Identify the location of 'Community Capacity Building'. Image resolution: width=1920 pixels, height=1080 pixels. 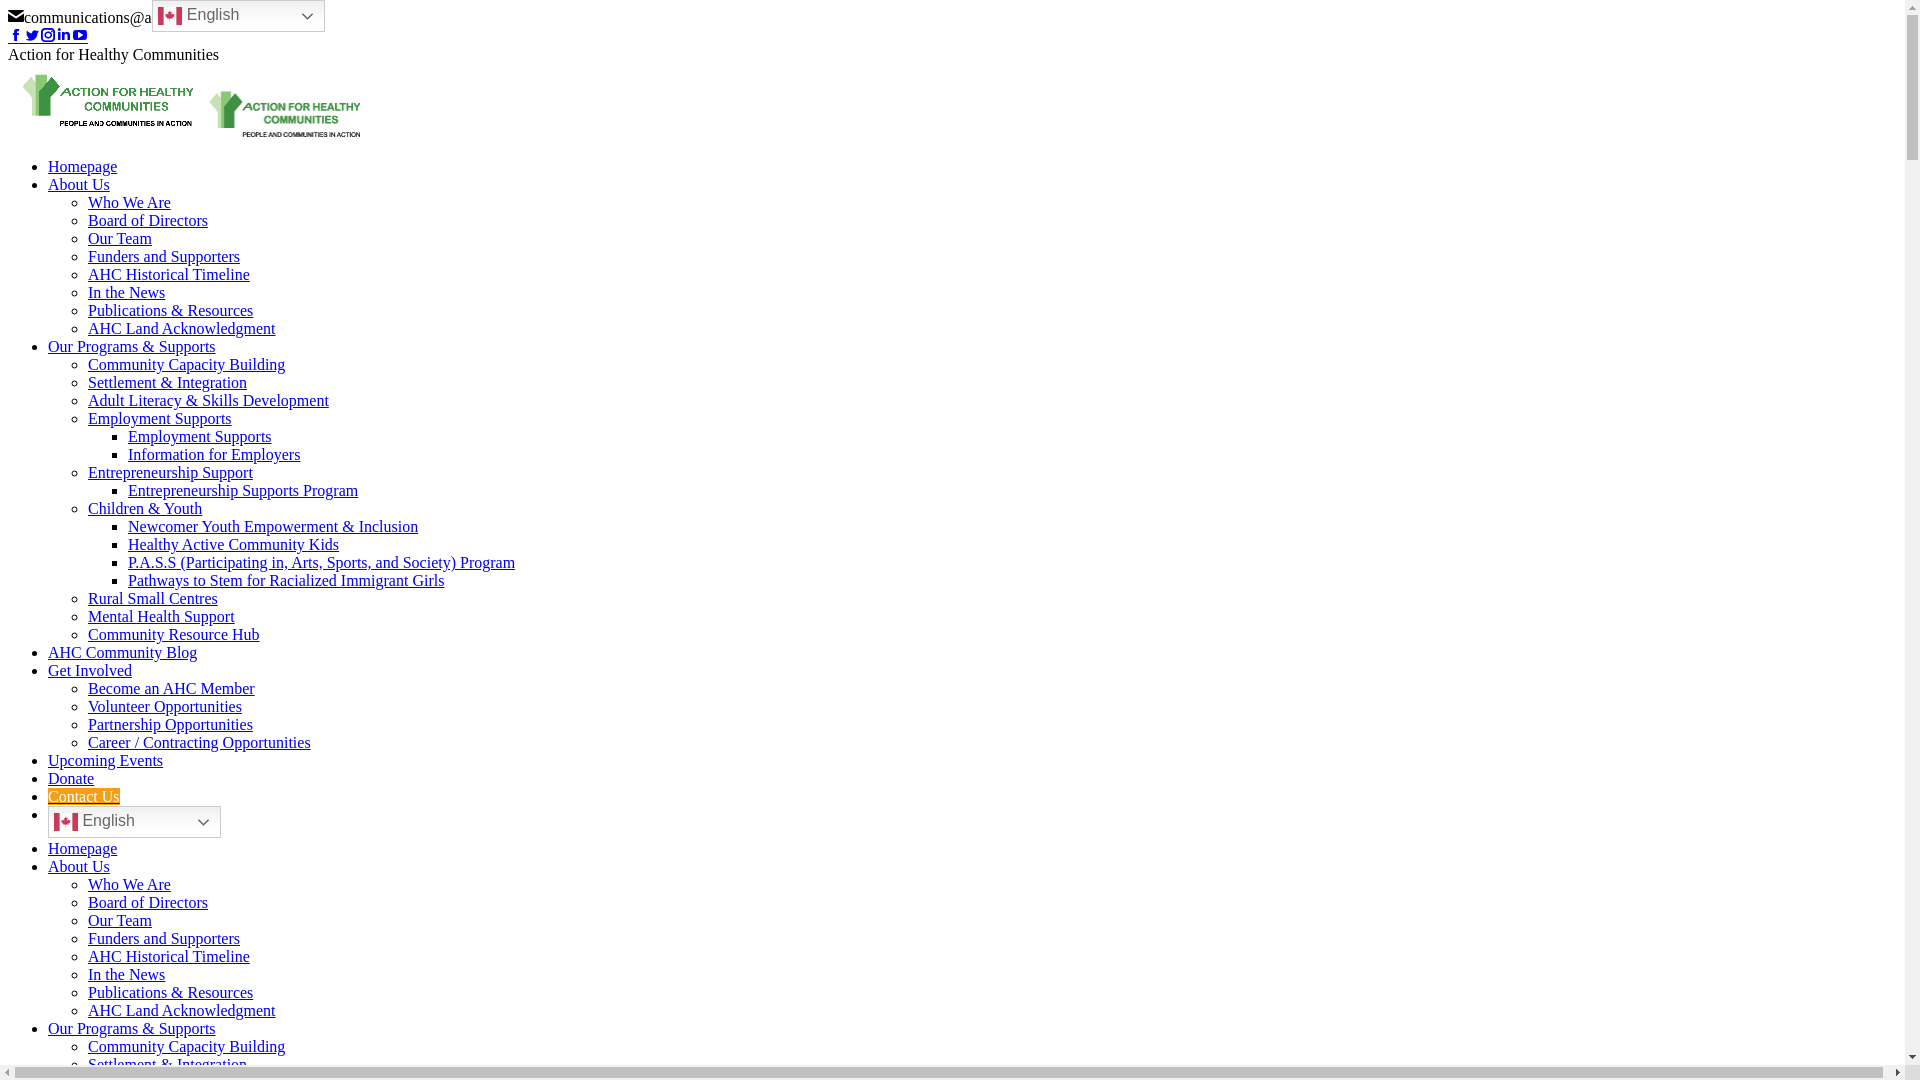
(186, 1045).